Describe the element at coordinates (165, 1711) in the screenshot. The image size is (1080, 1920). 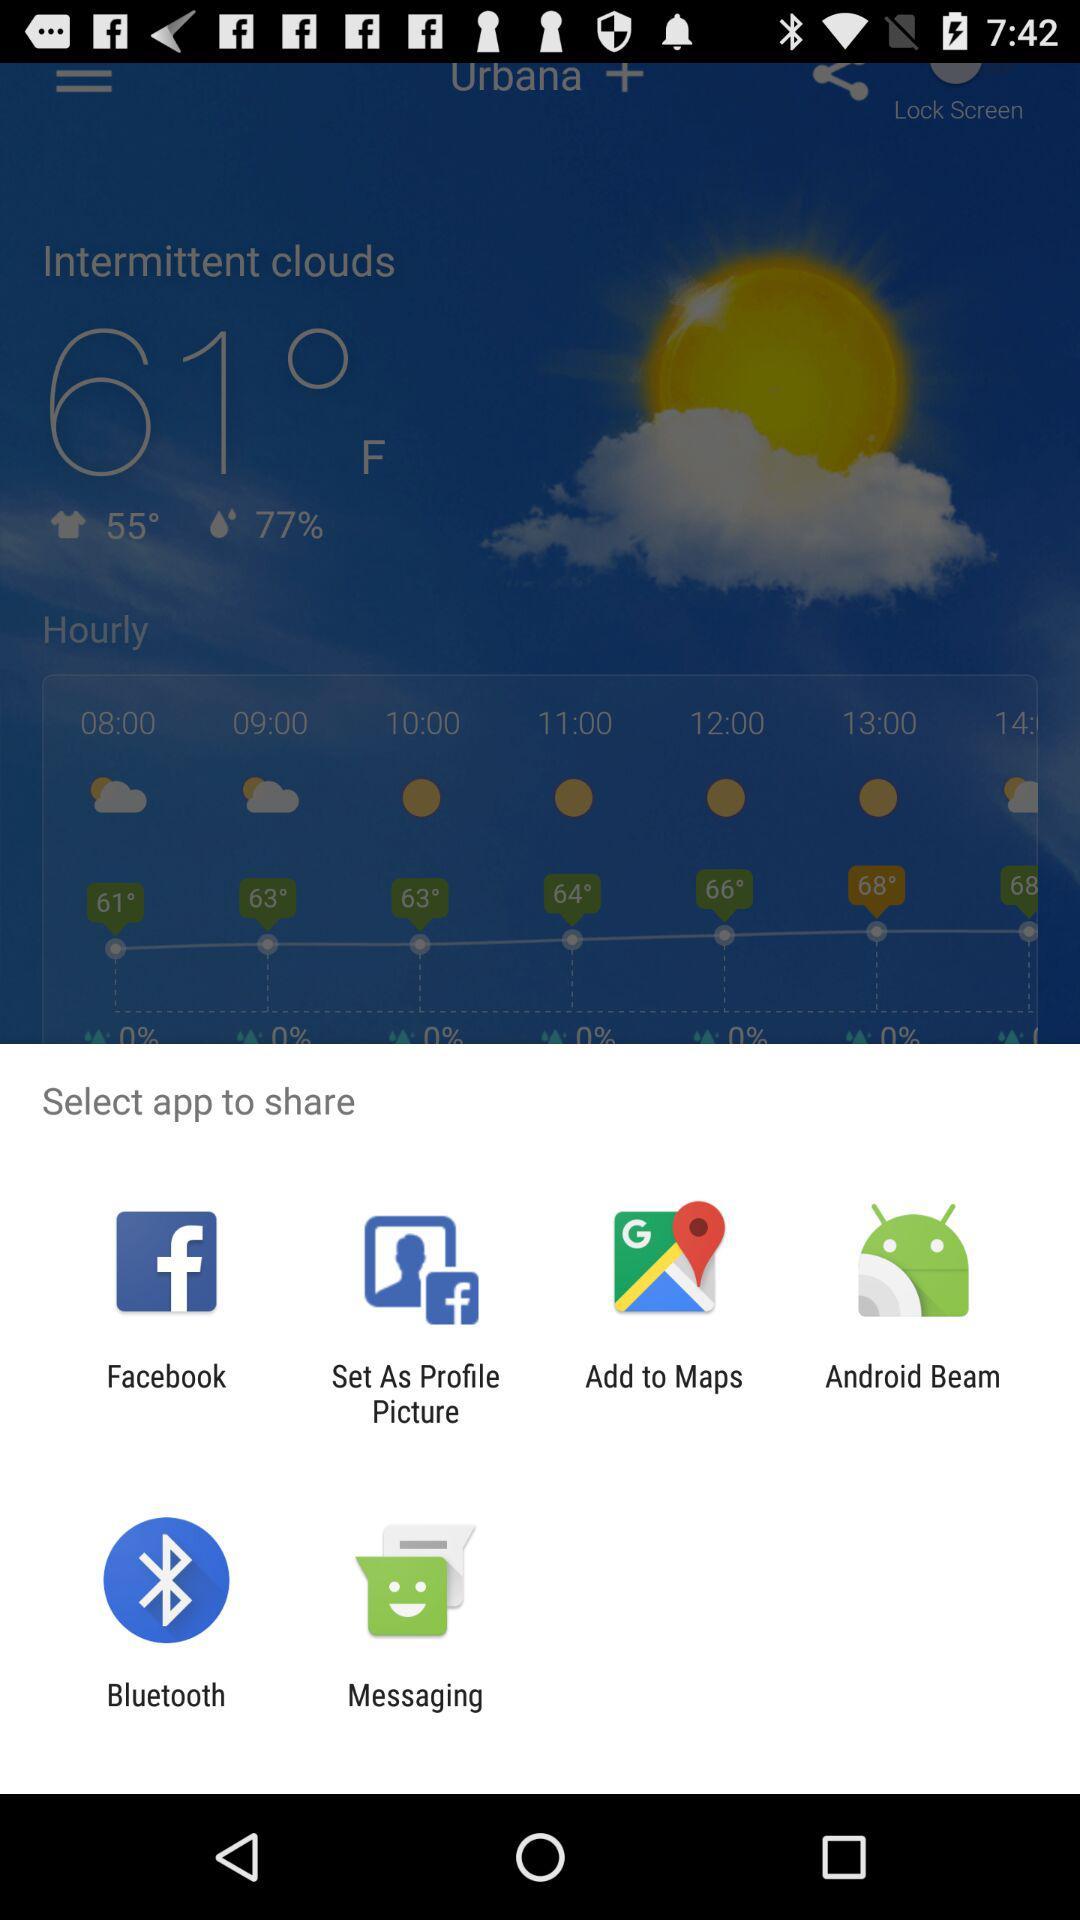
I see `the bluetooth app` at that location.